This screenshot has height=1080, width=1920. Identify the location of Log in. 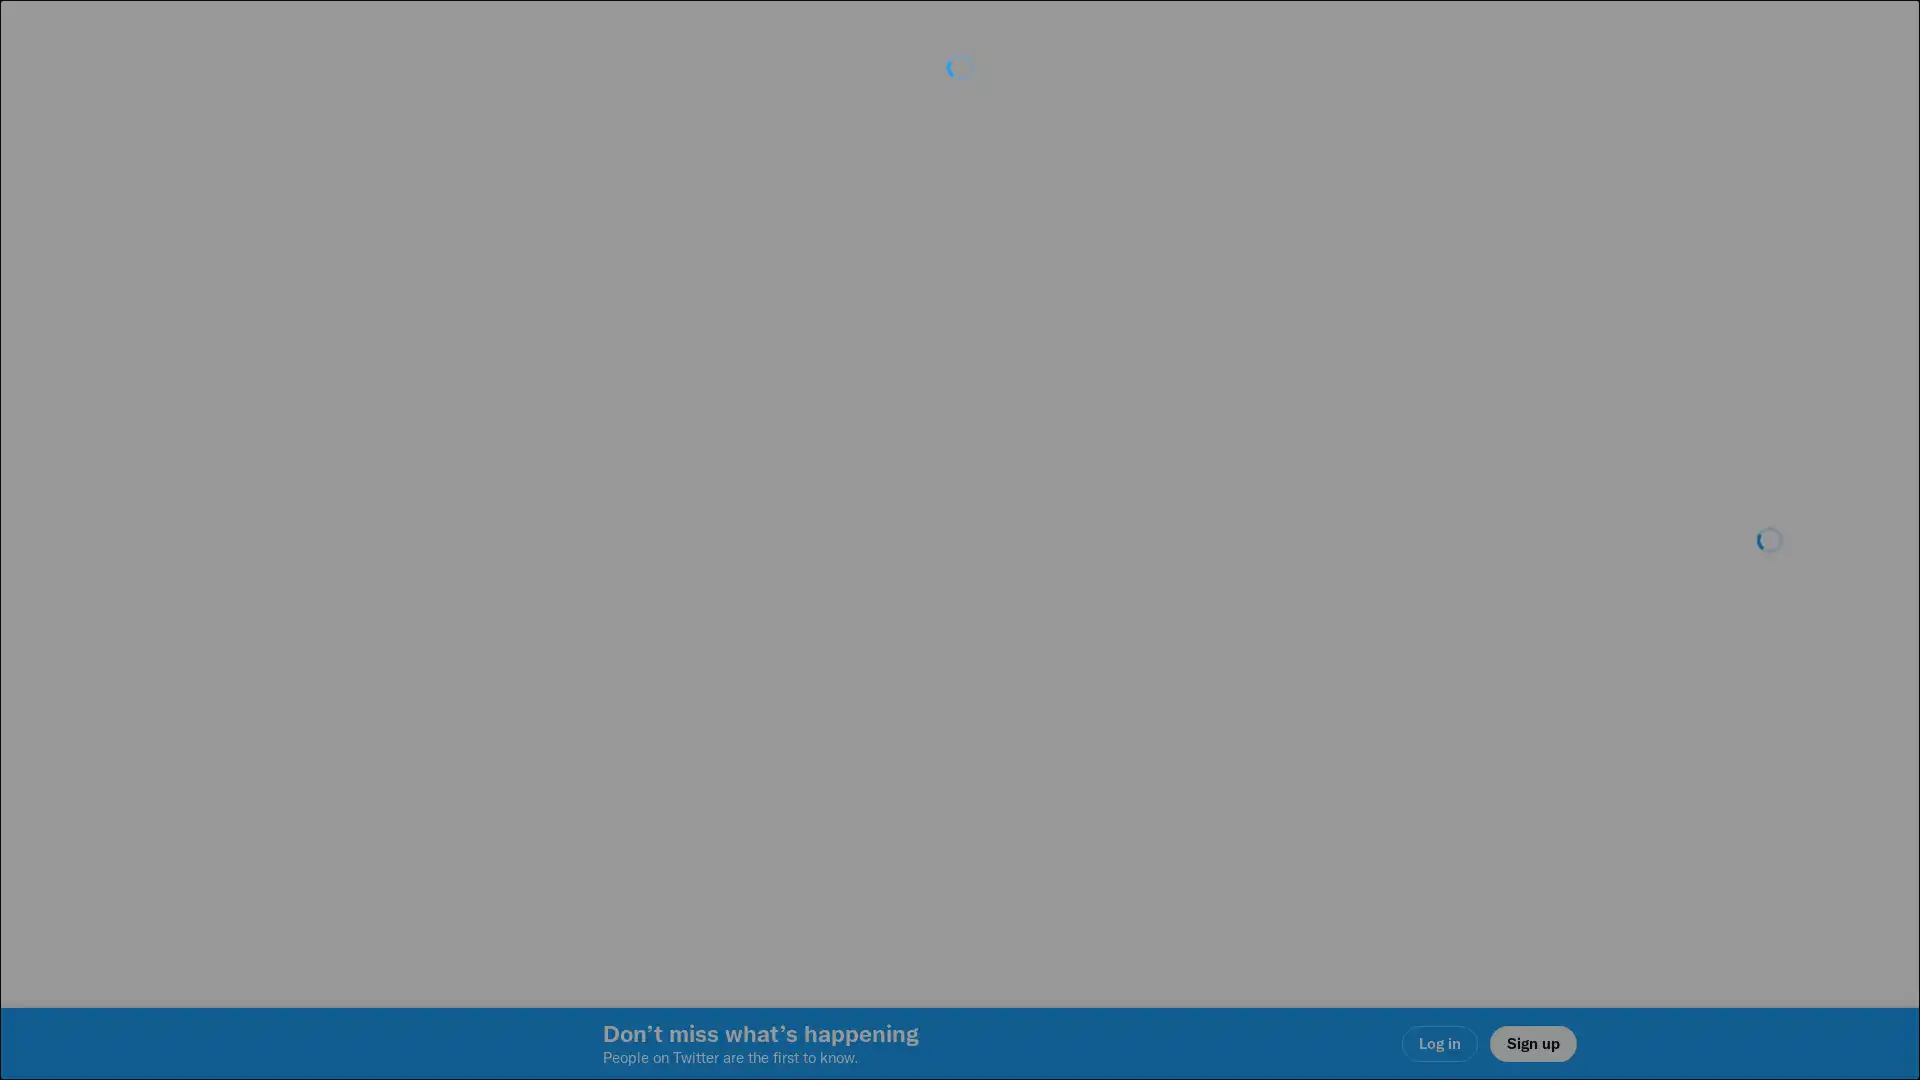
(1200, 681).